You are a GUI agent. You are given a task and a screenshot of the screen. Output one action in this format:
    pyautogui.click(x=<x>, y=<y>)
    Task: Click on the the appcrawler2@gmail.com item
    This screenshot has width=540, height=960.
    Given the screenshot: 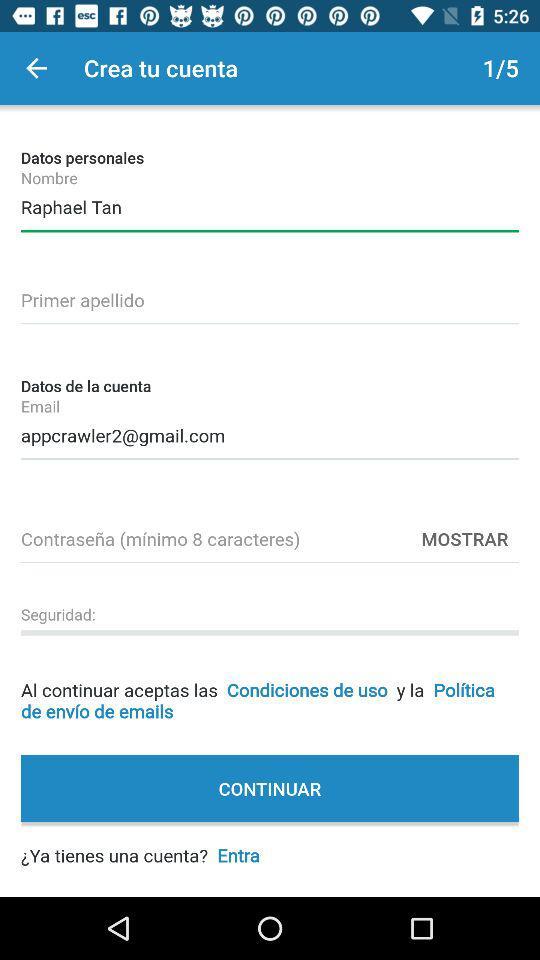 What is the action you would take?
    pyautogui.click(x=270, y=432)
    